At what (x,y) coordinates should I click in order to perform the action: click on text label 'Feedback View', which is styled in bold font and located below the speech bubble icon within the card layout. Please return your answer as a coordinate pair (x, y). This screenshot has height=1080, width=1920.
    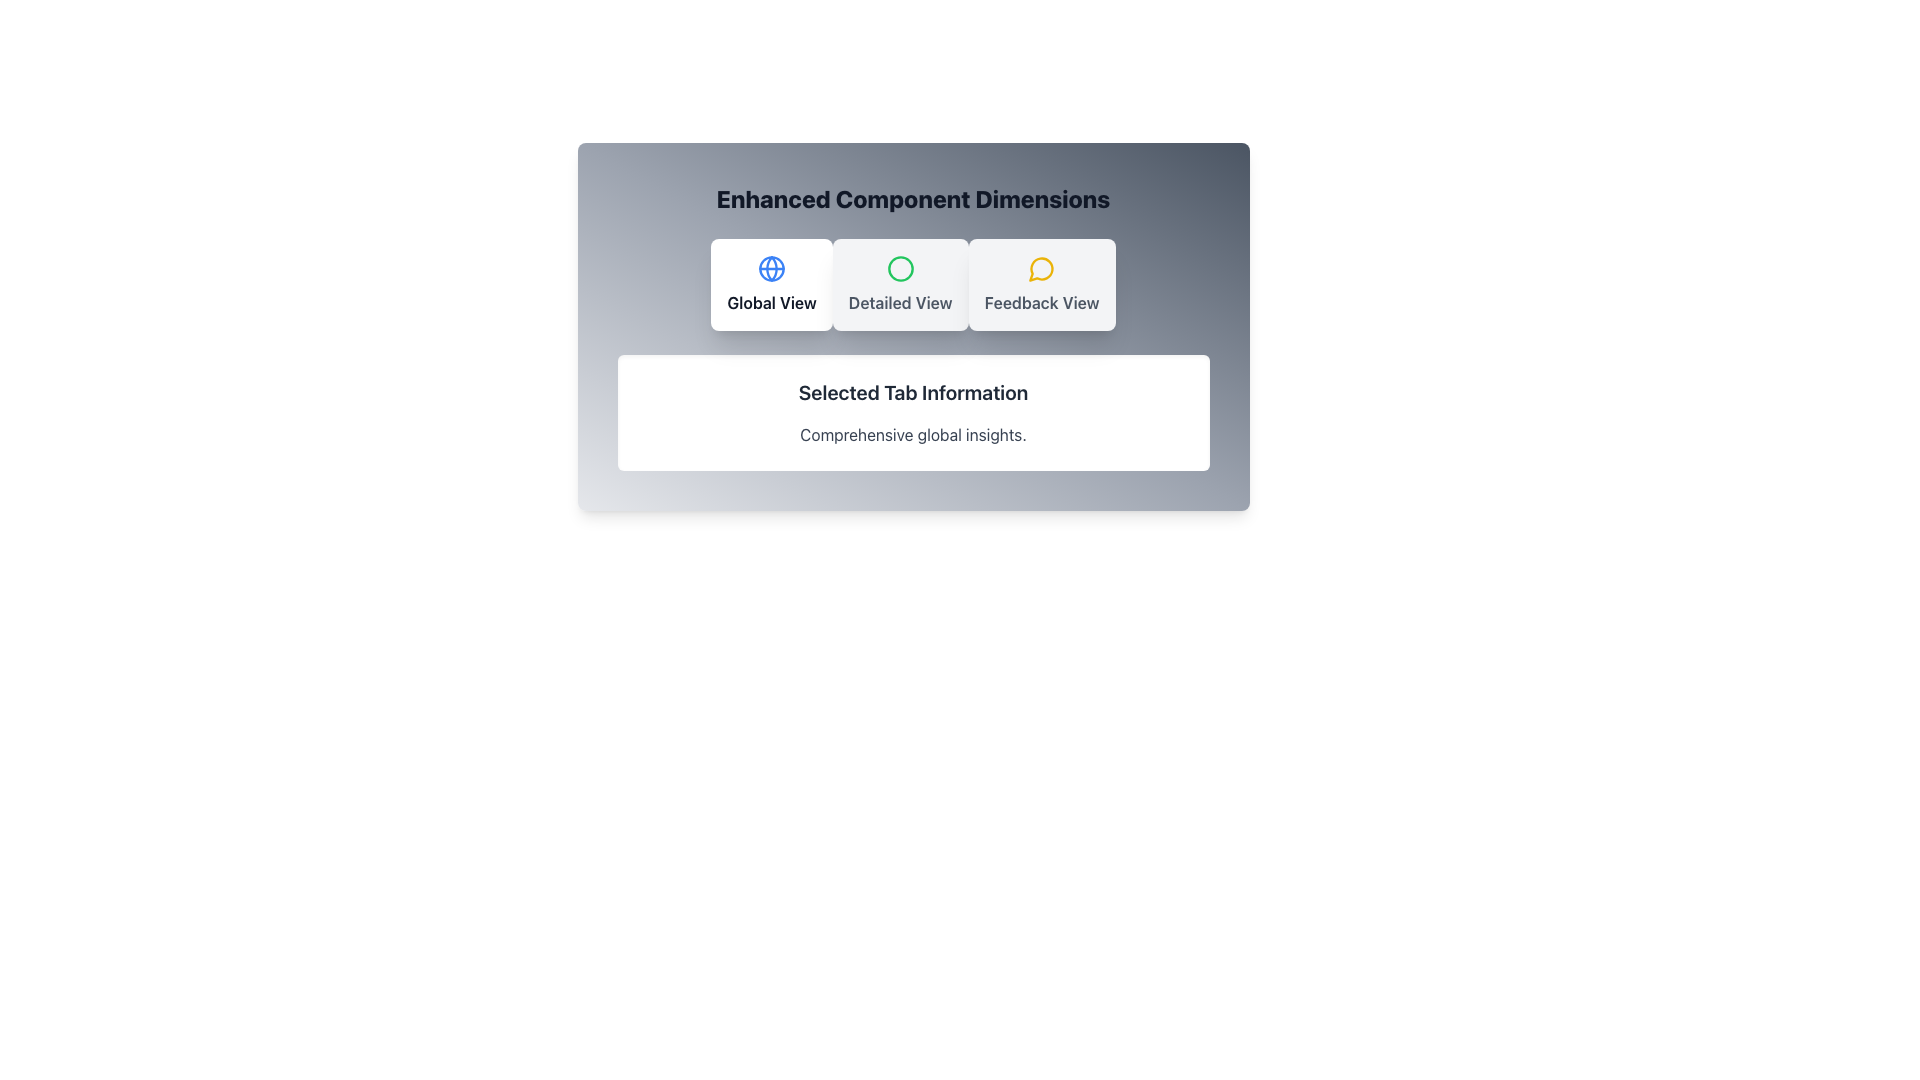
    Looking at the image, I should click on (1040, 303).